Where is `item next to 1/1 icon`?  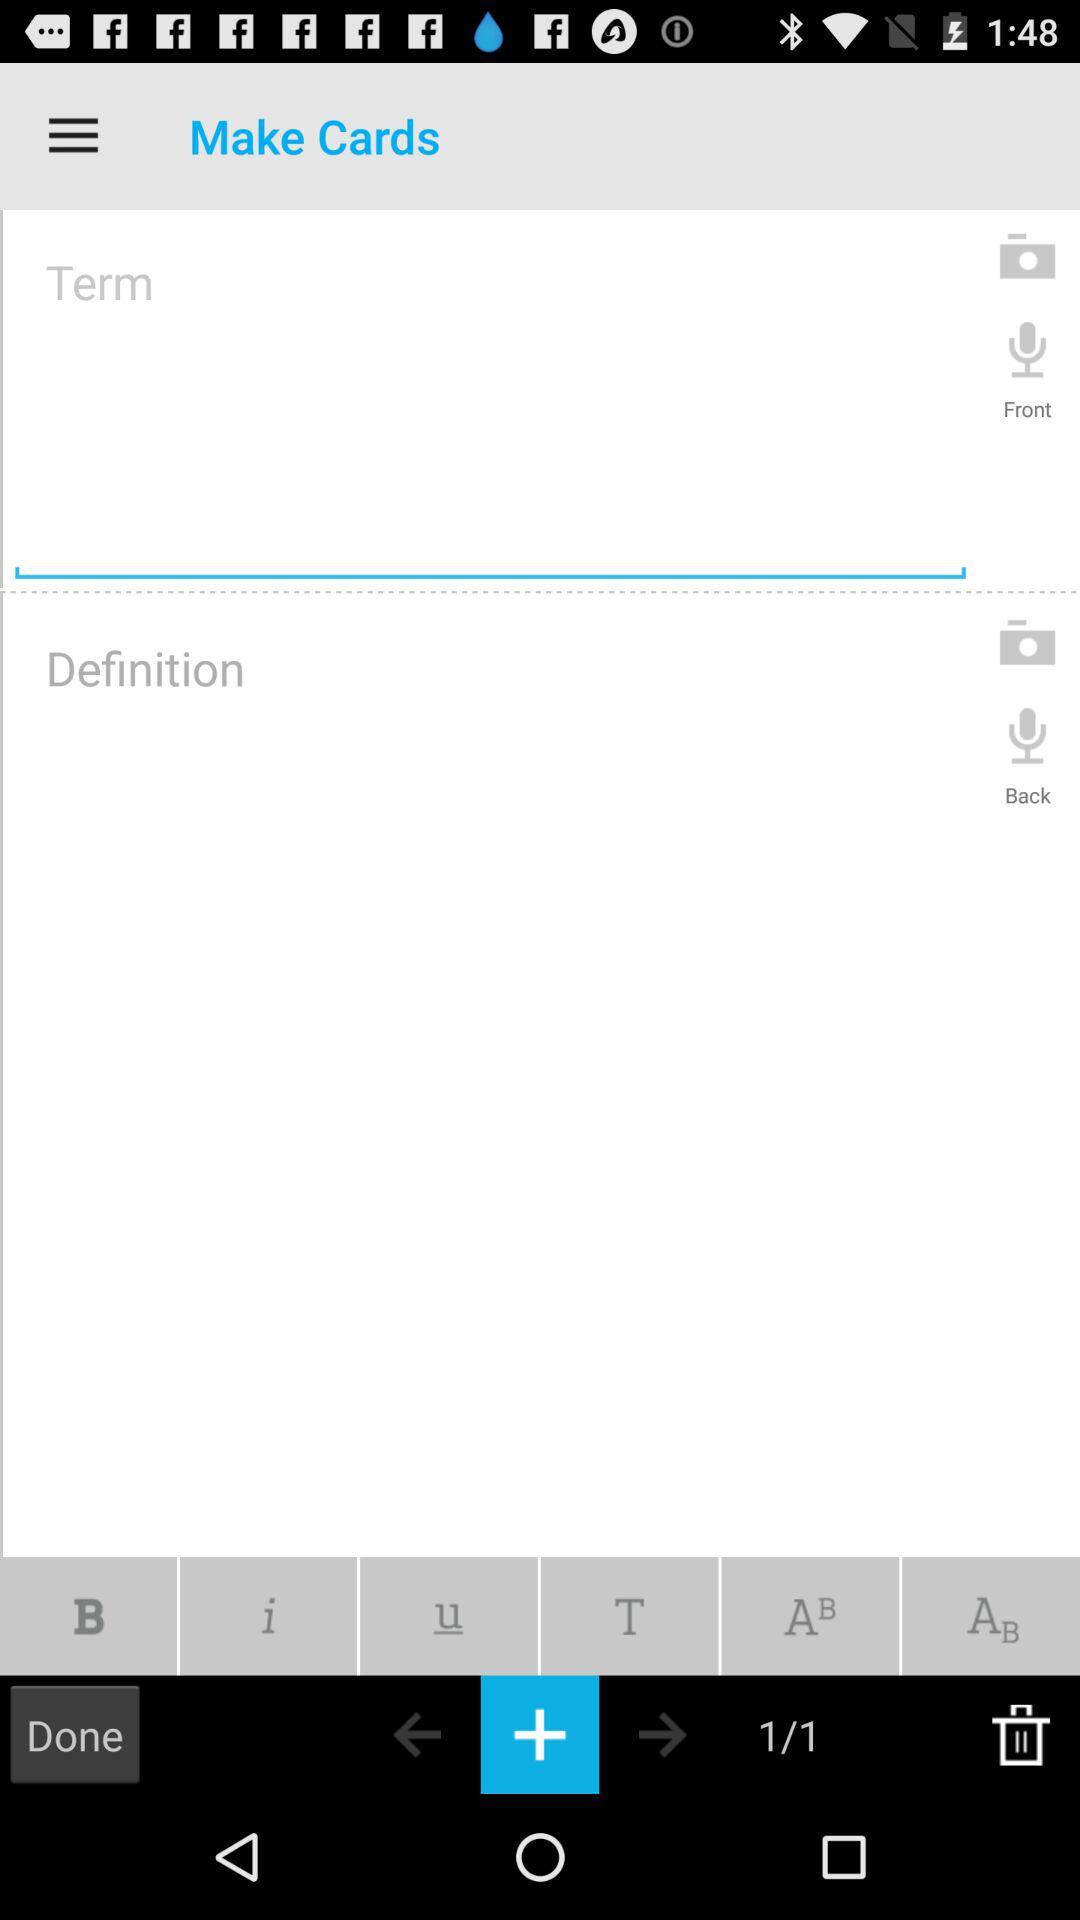
item next to 1/1 icon is located at coordinates (697, 1733).